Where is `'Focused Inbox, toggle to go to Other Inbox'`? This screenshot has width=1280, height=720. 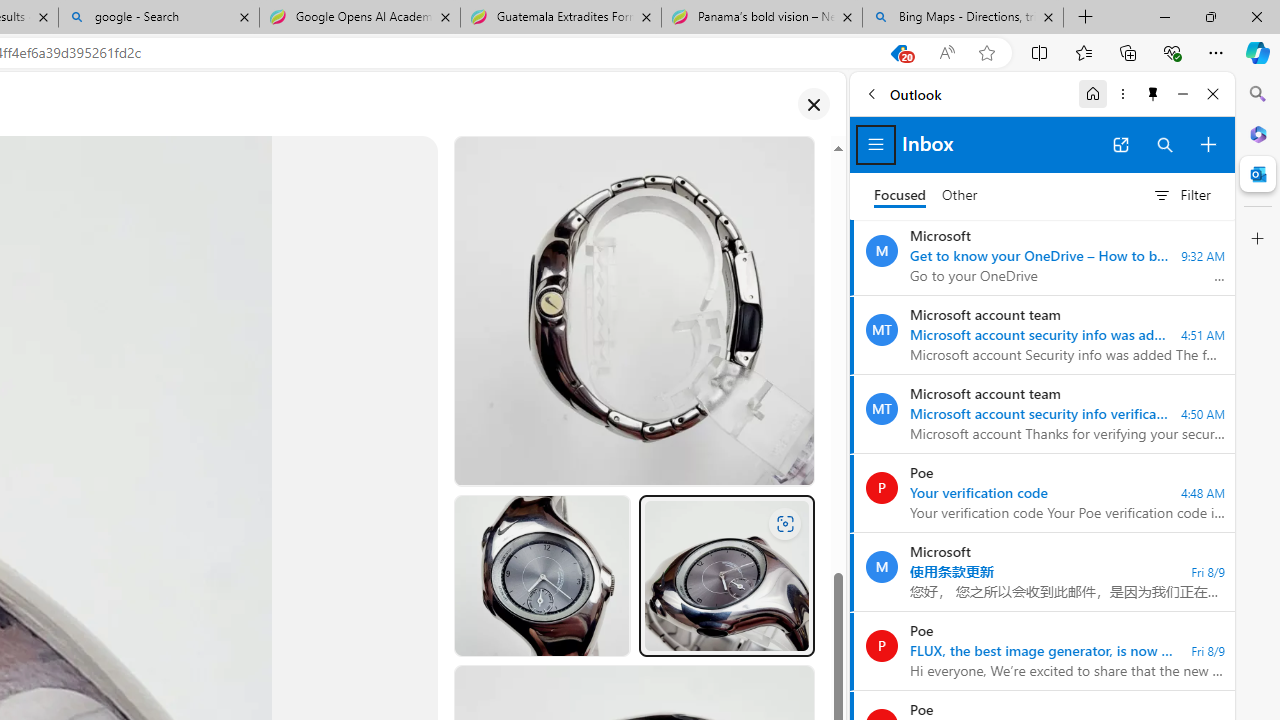
'Focused Inbox, toggle to go to Other Inbox' is located at coordinates (925, 195).